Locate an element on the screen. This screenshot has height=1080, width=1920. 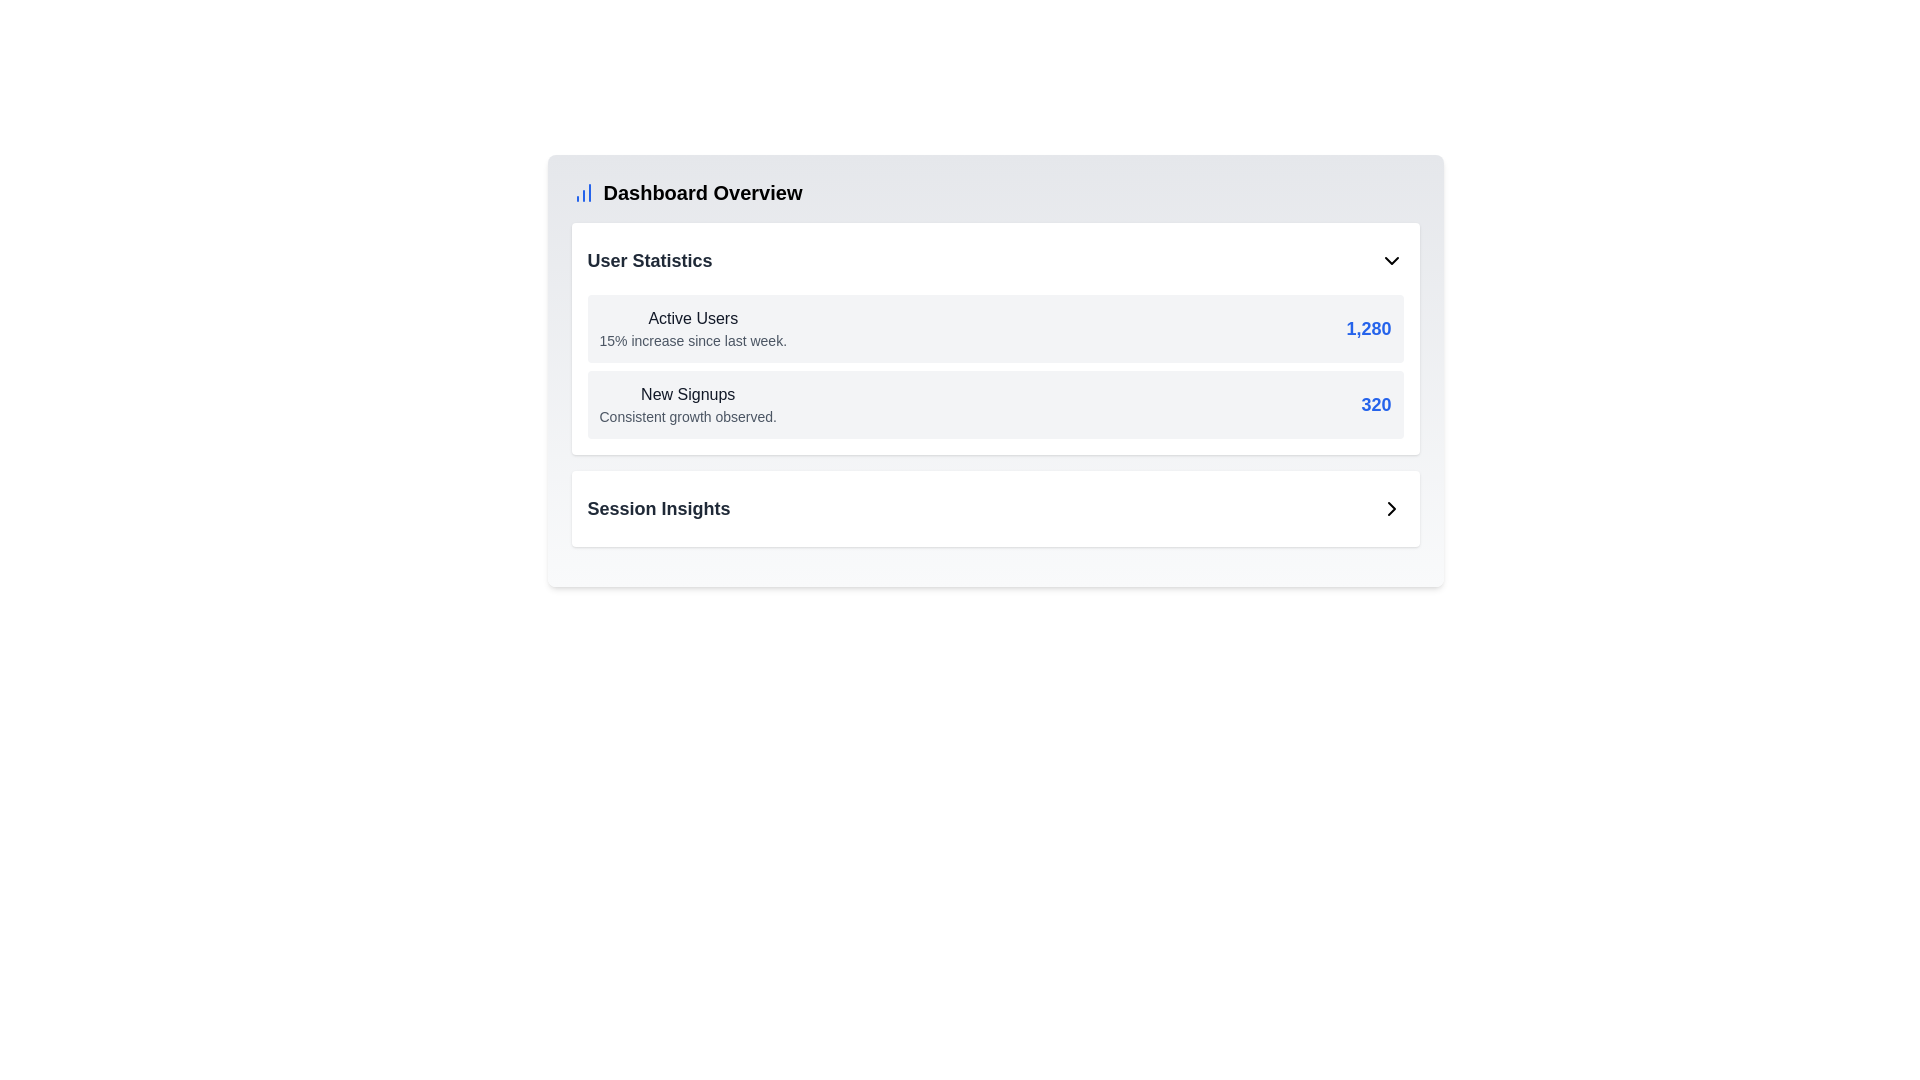
the text label displaying 'Session Insights', which is styled in bold dark gray font and located in the main content area near the 'User Statistics' section is located at coordinates (658, 508).